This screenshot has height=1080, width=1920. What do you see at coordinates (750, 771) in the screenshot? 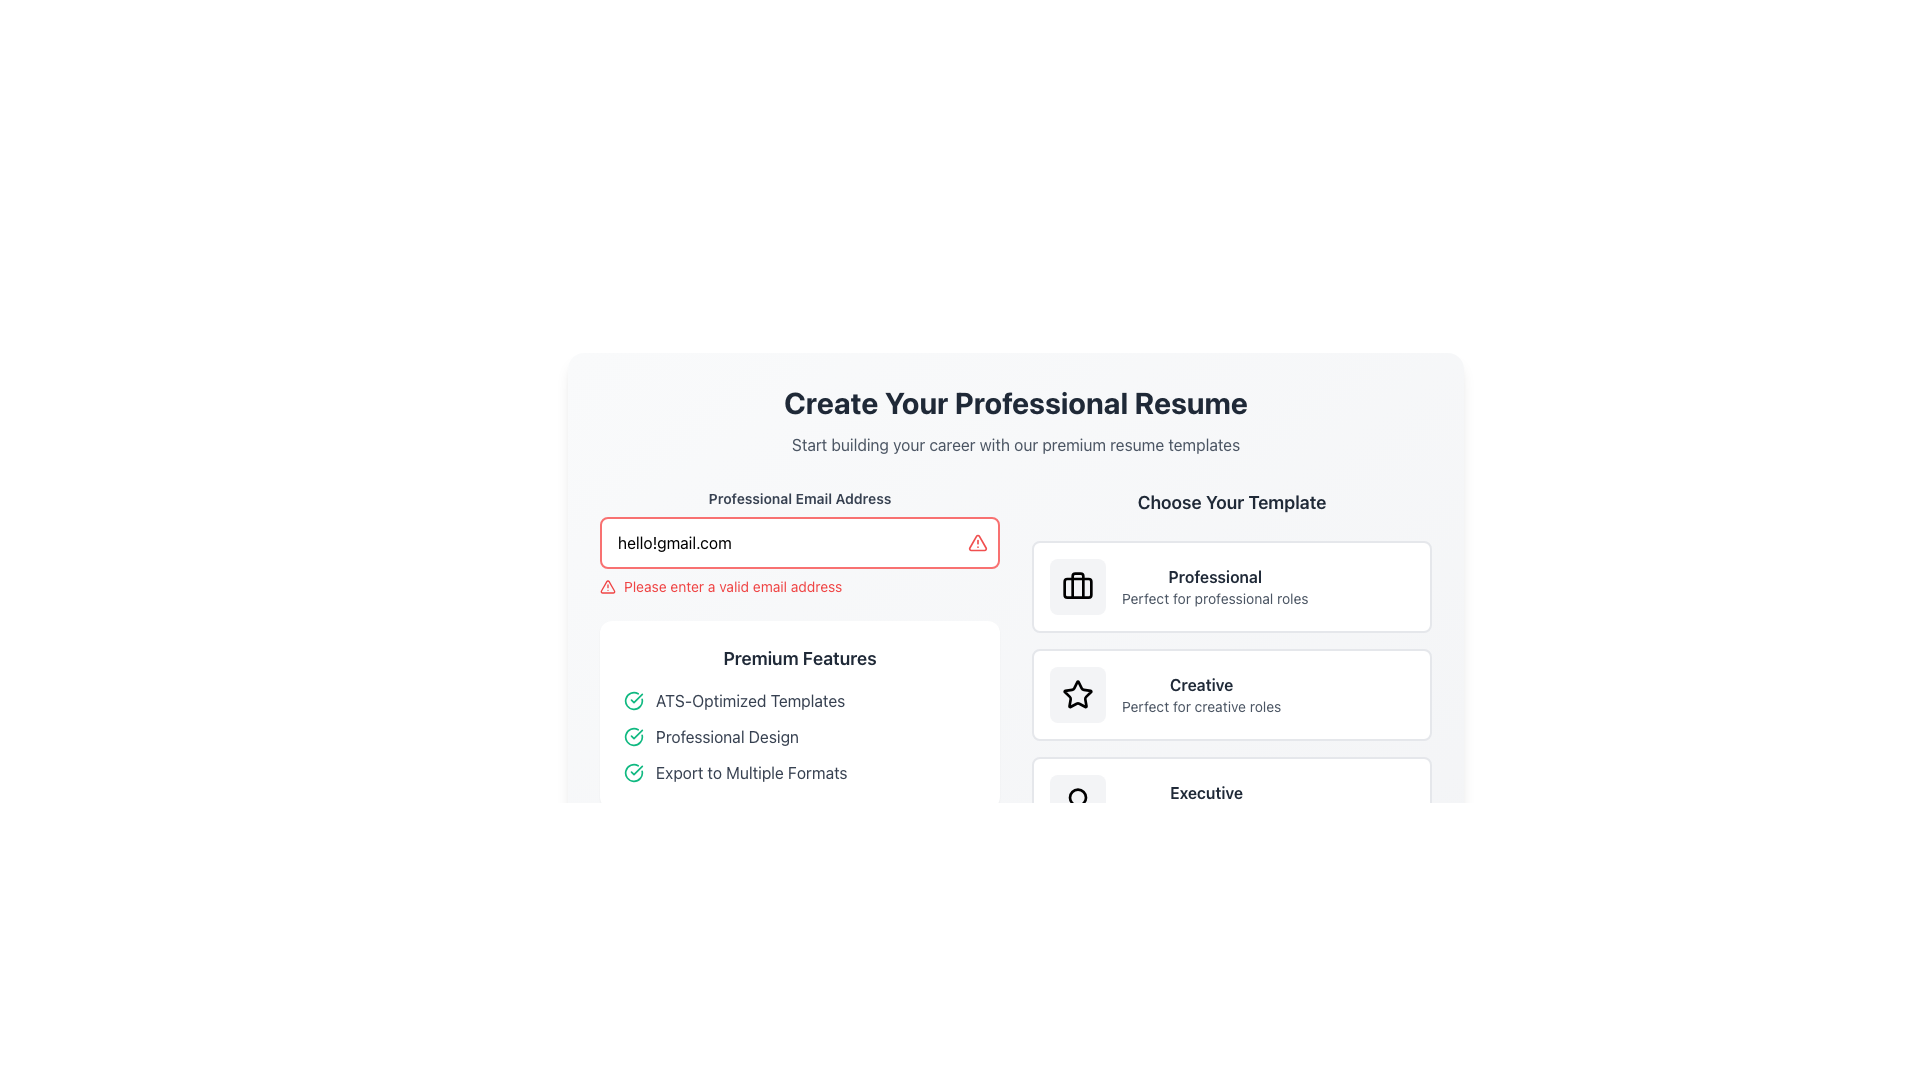
I see `the third text label in the 'Premium Features' section, which describes one of the premium features and is located below the 'ATS-Optimized Templates' and 'Professional Design' labels` at bounding box center [750, 771].